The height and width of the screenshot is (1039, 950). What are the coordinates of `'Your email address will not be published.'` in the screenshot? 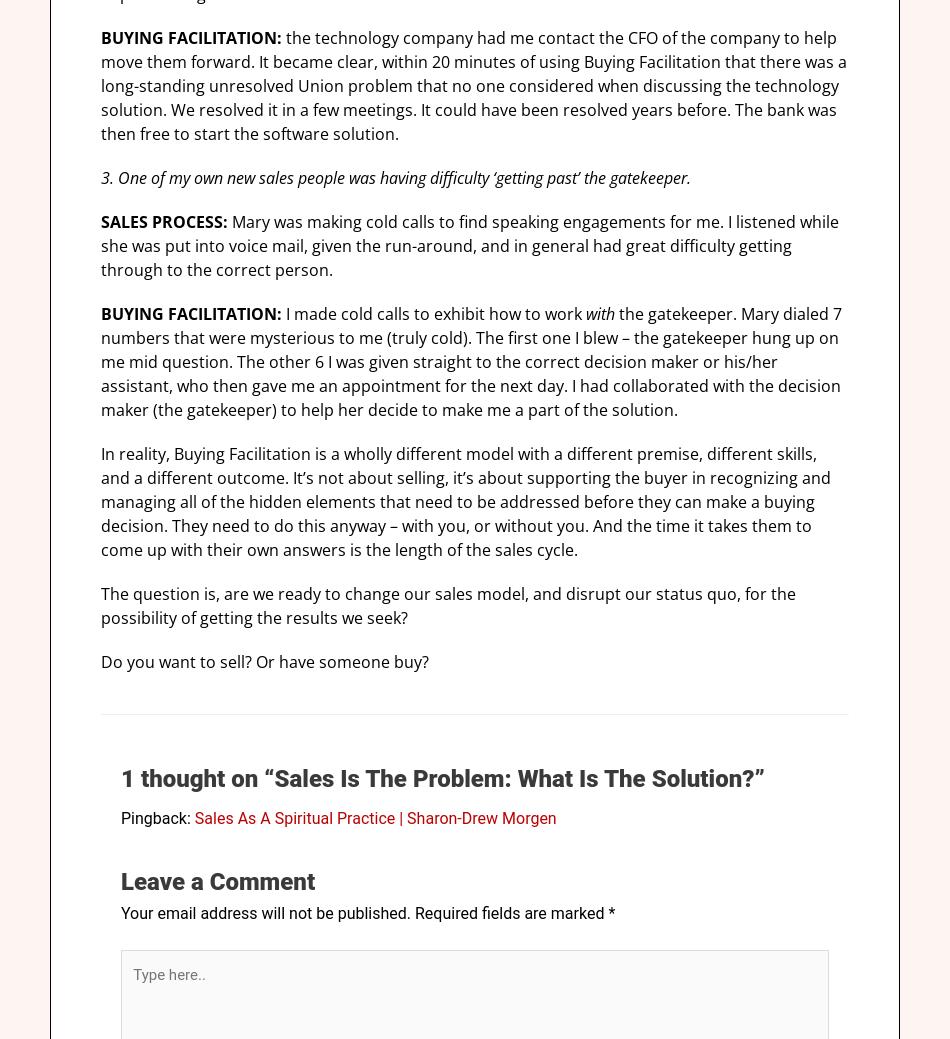 It's located at (265, 913).